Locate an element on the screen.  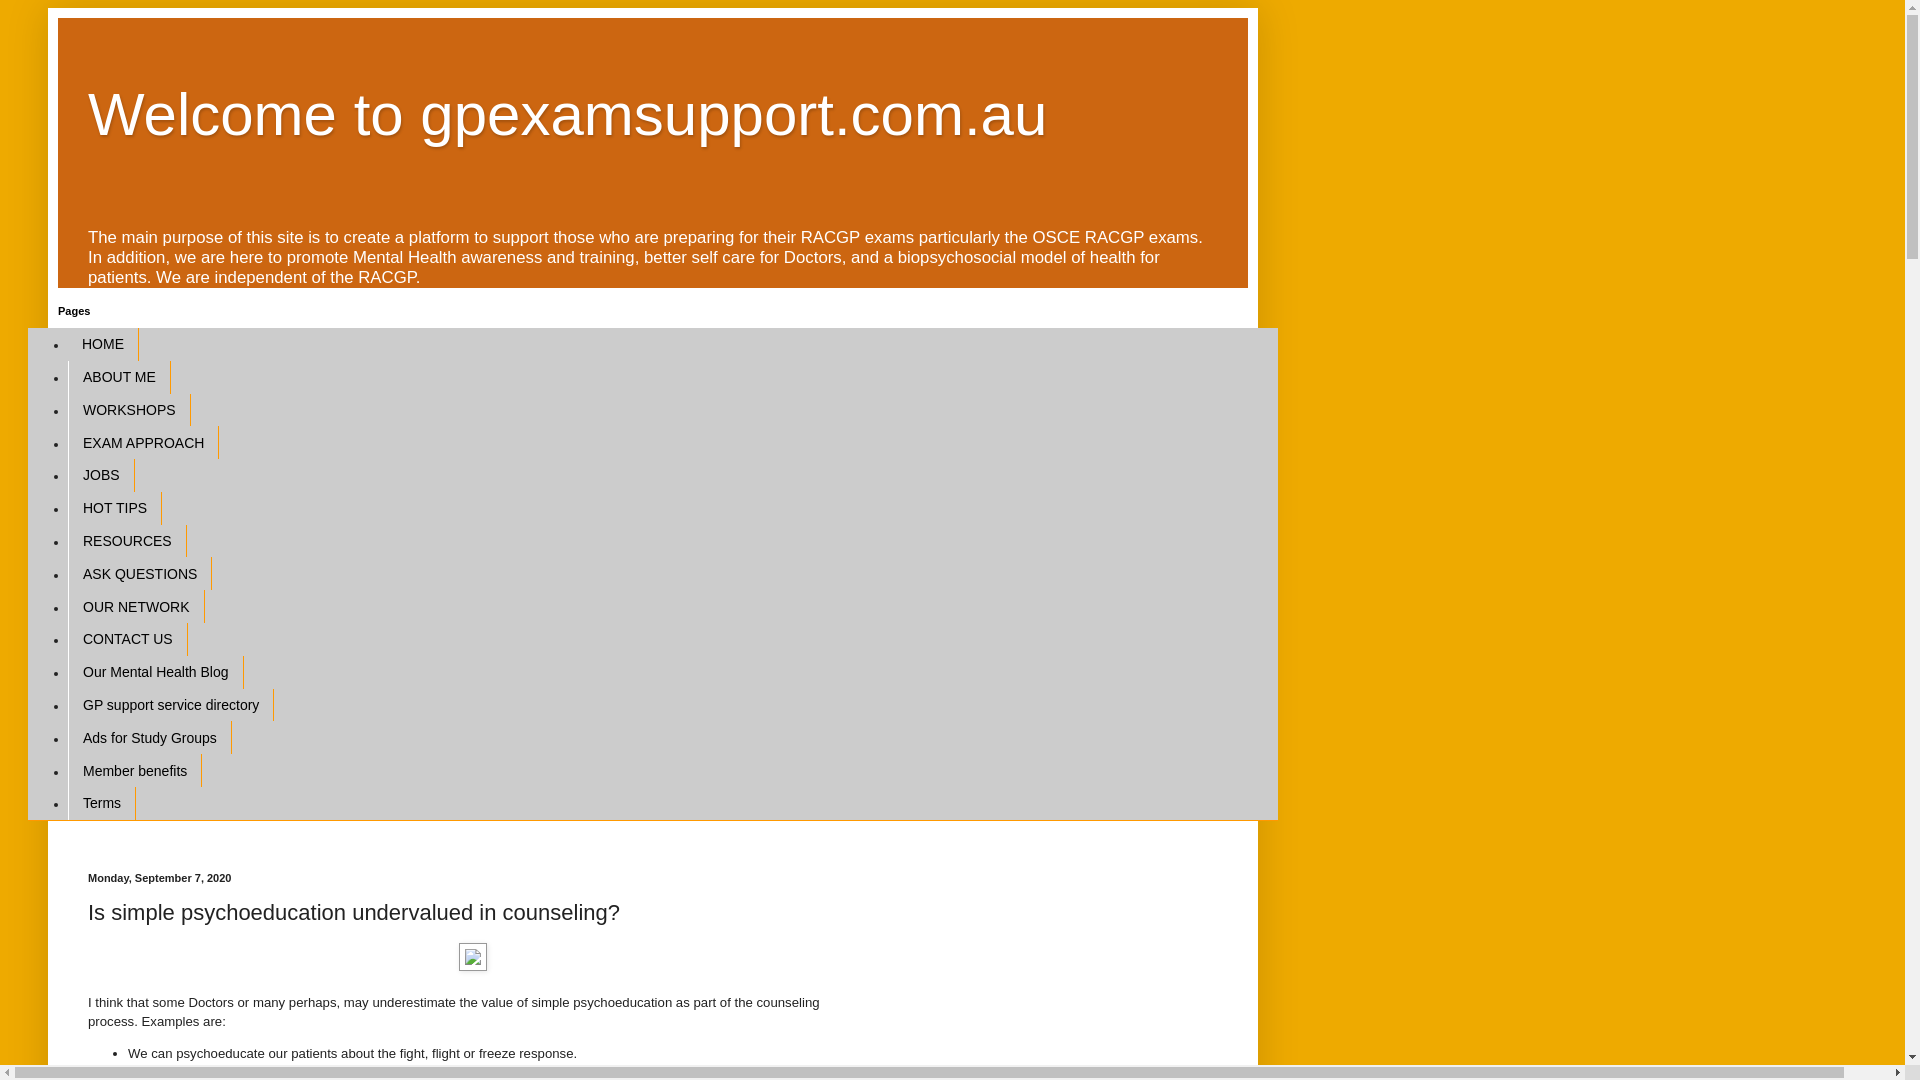
'Member benefits' is located at coordinates (133, 769).